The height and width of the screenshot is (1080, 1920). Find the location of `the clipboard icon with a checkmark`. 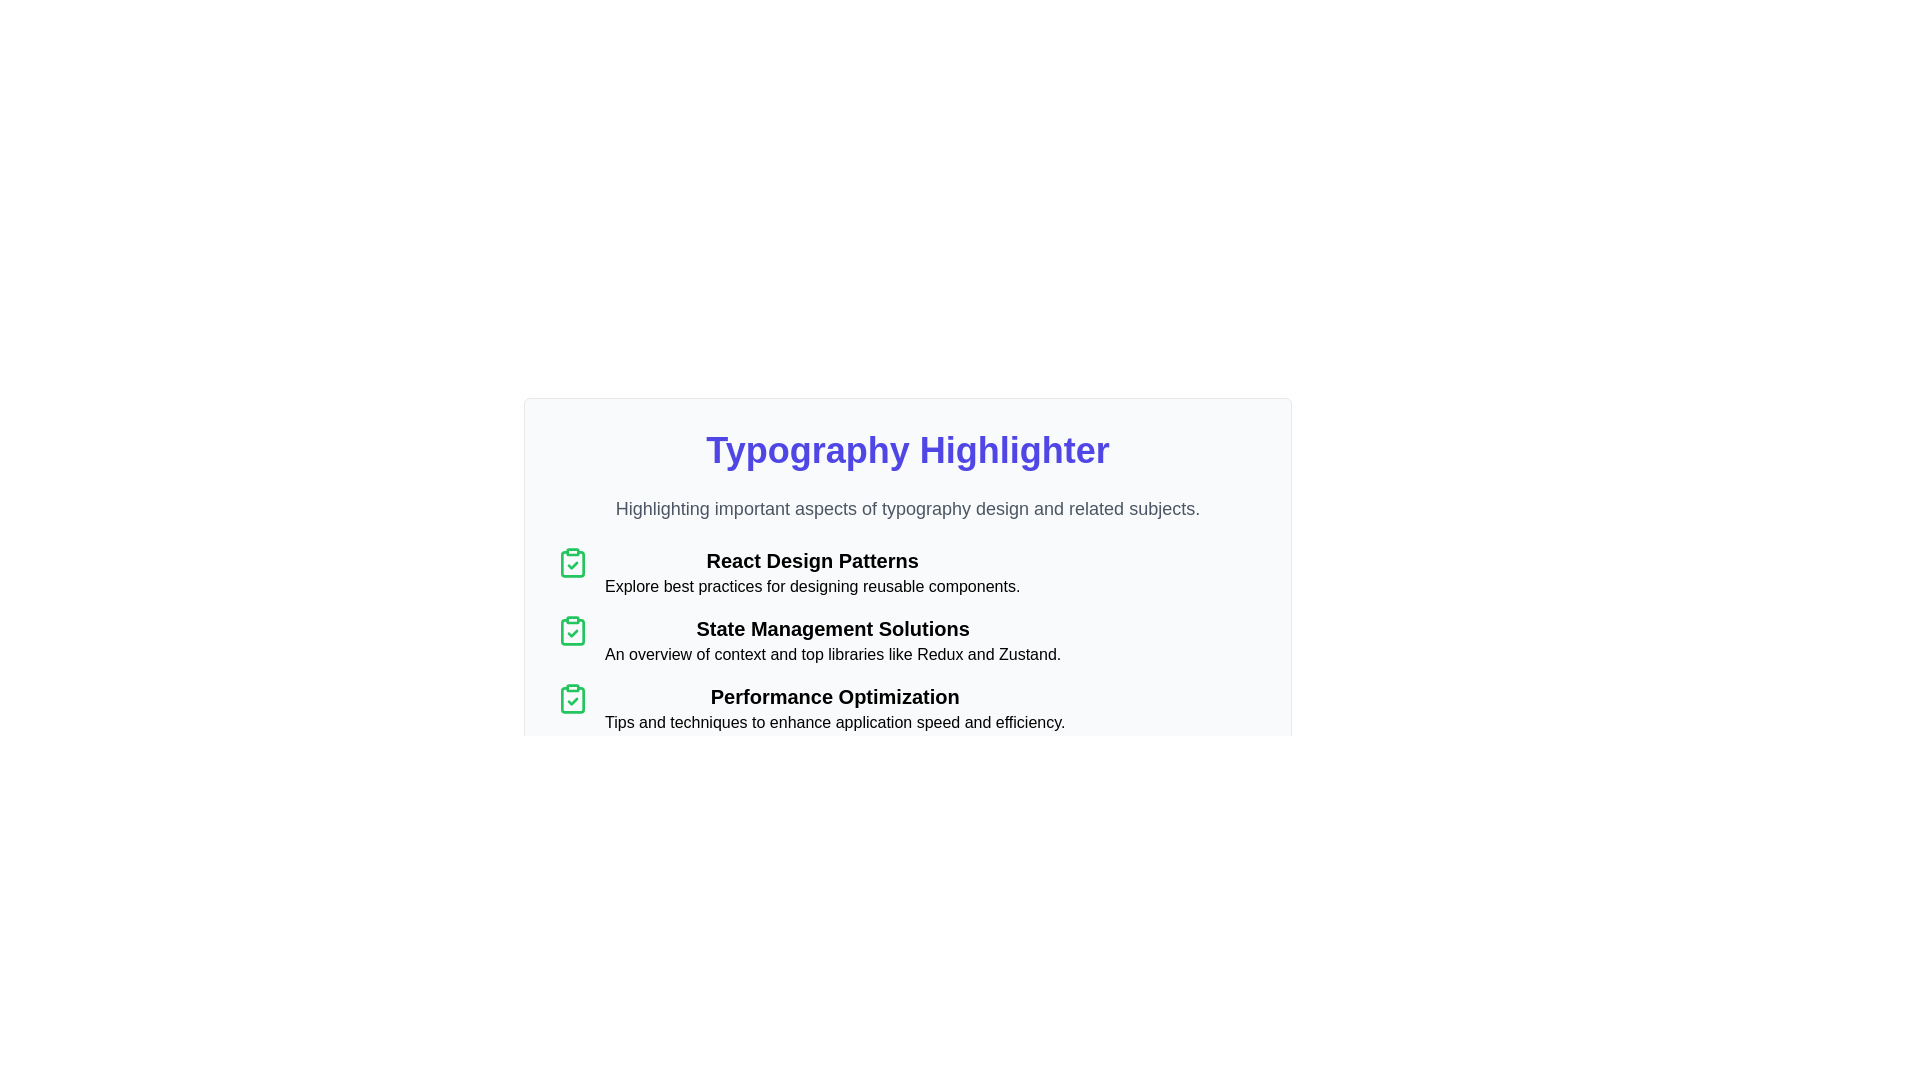

the clipboard icon with a checkmark is located at coordinates (571, 697).